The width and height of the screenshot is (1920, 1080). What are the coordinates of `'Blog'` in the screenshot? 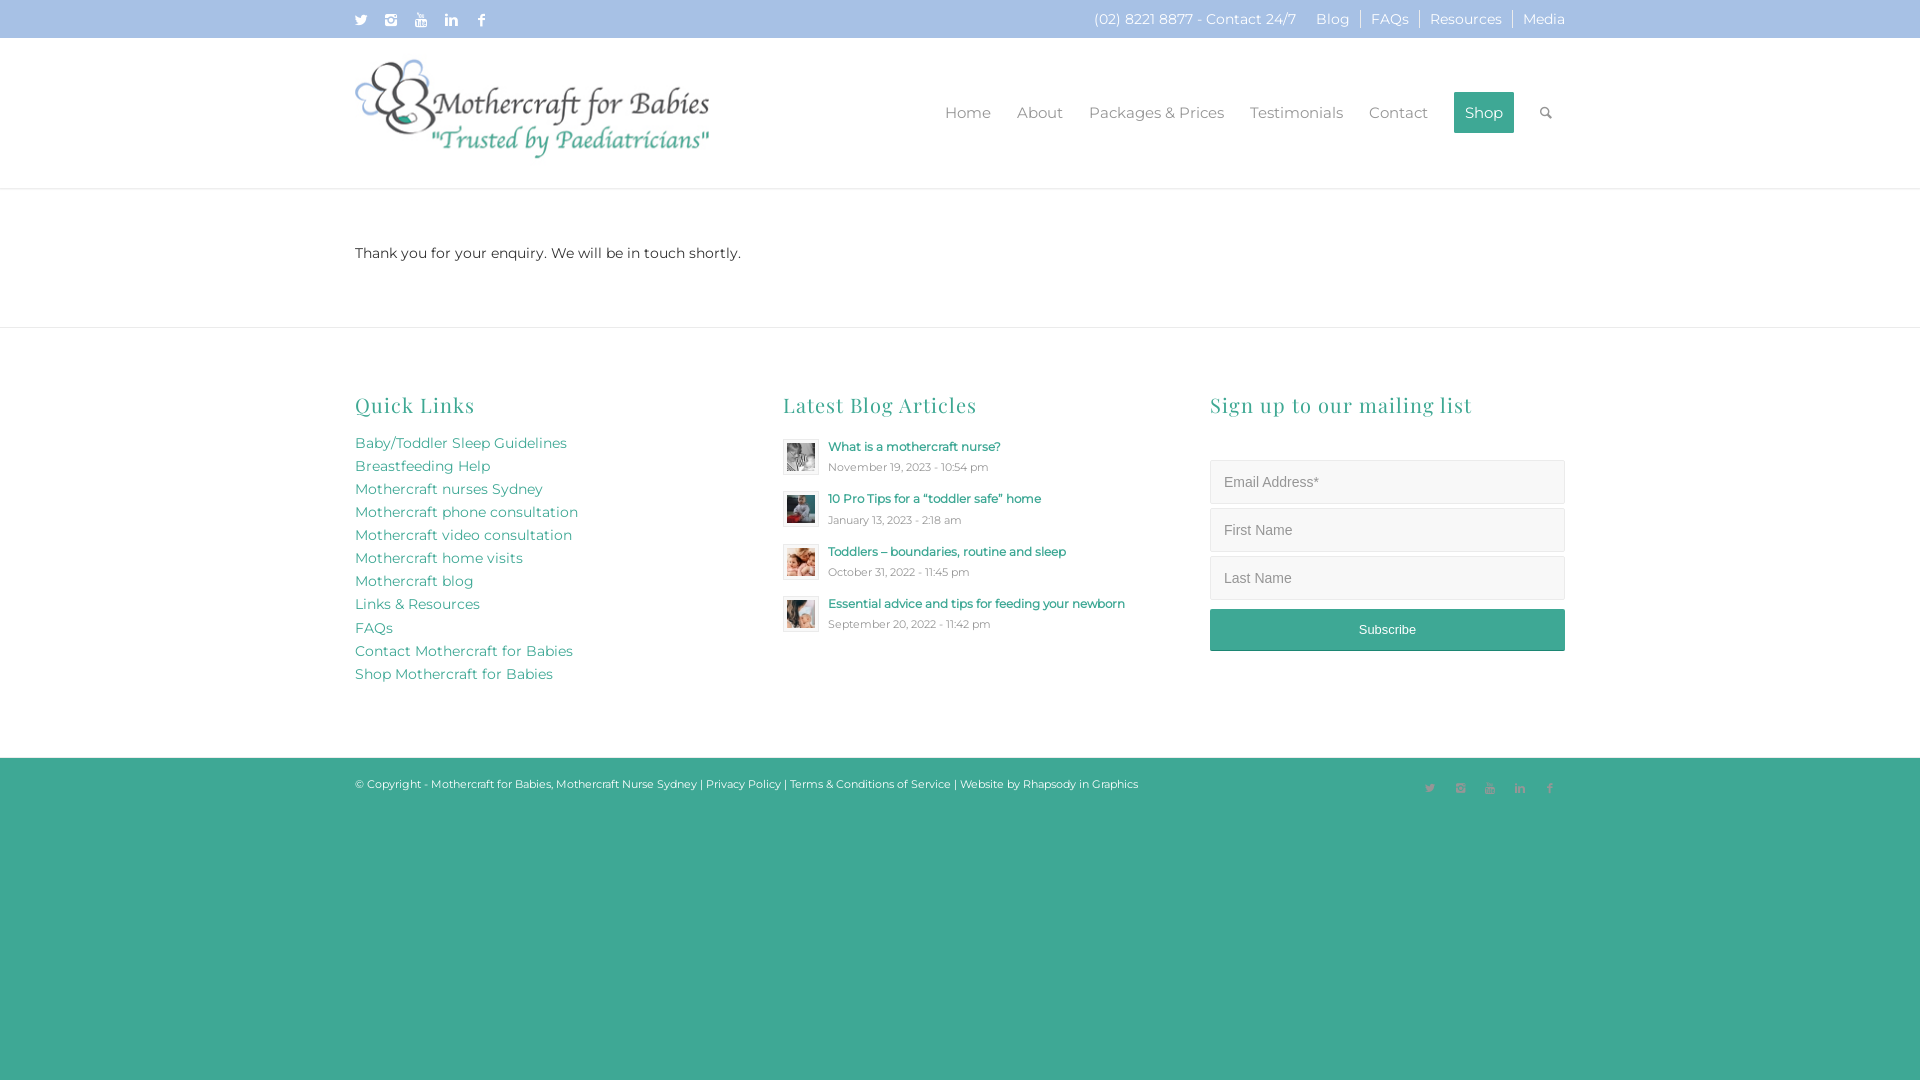 It's located at (1333, 19).